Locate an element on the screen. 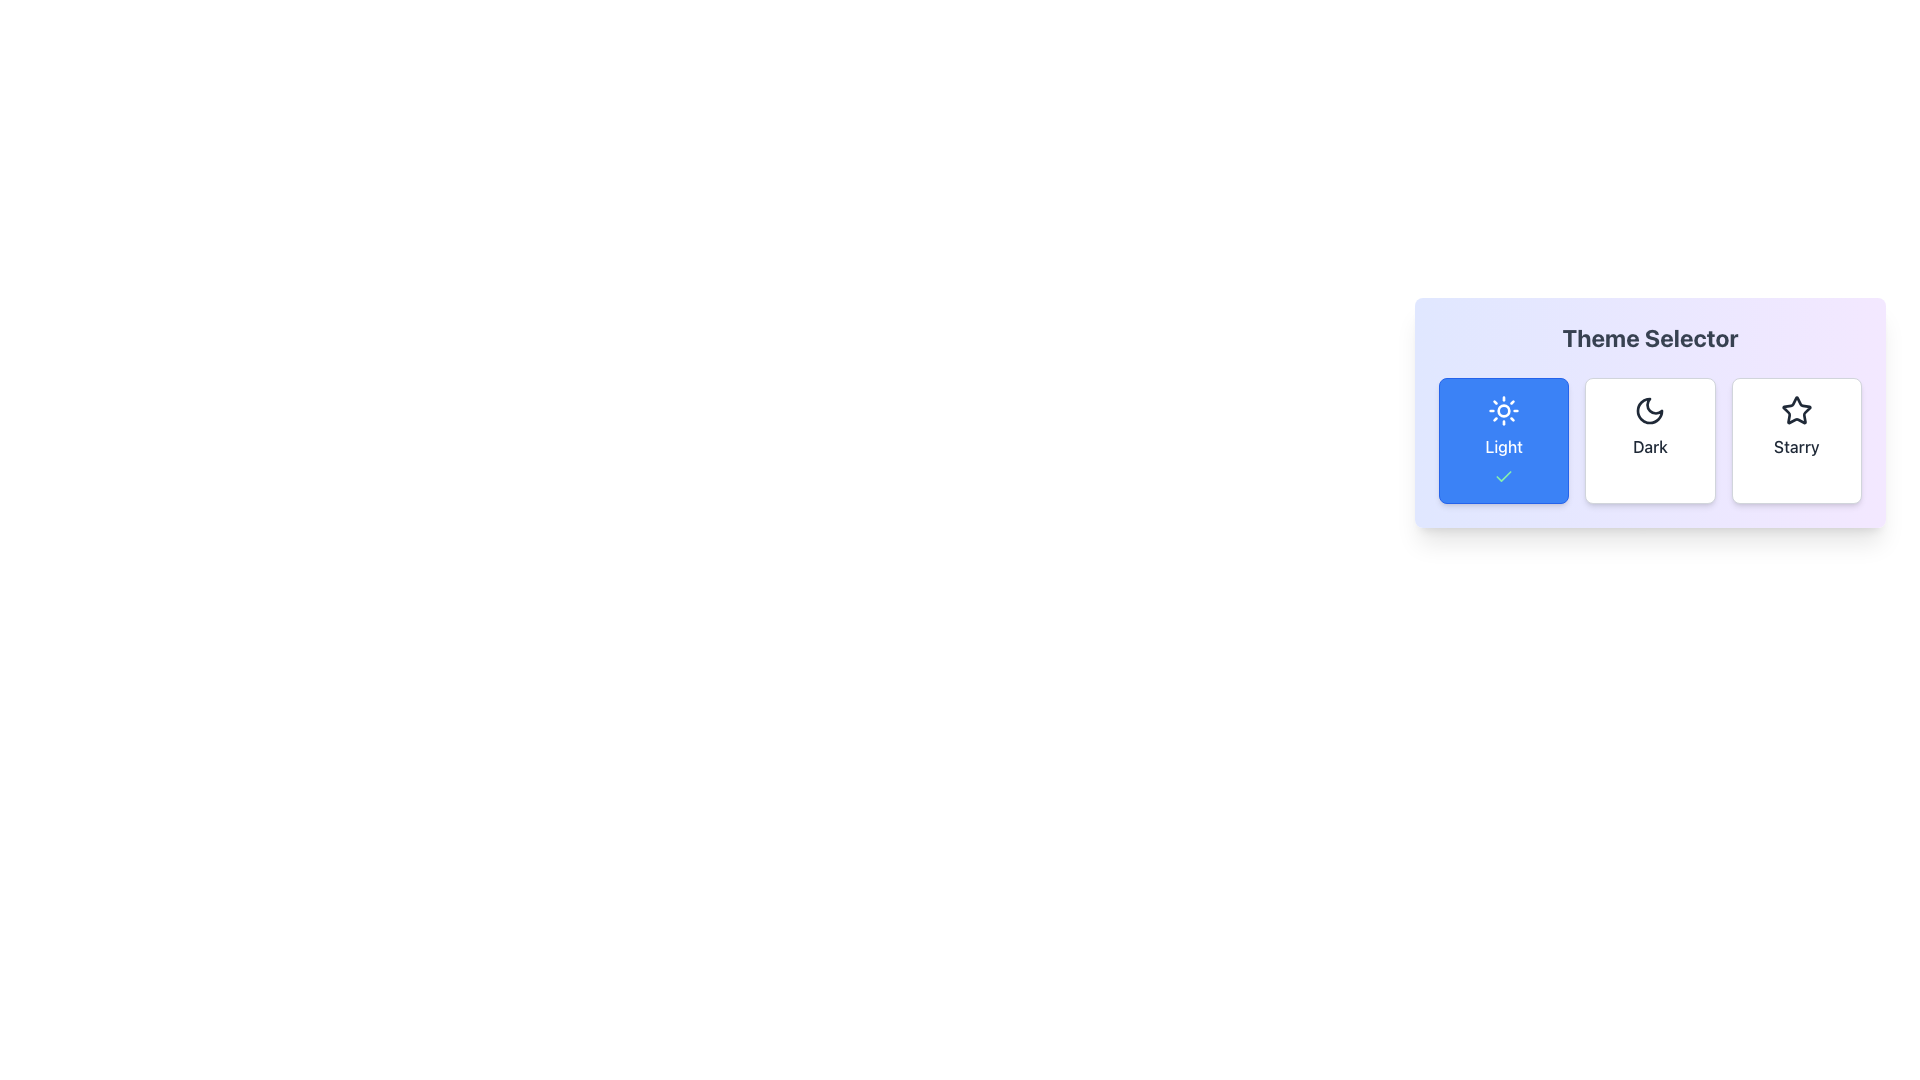 The height and width of the screenshot is (1080, 1920). text label element that displays 'Dark', which is styled in bold sans-serif font and is located in the center of the 'Theme Selector' widget is located at coordinates (1650, 446).